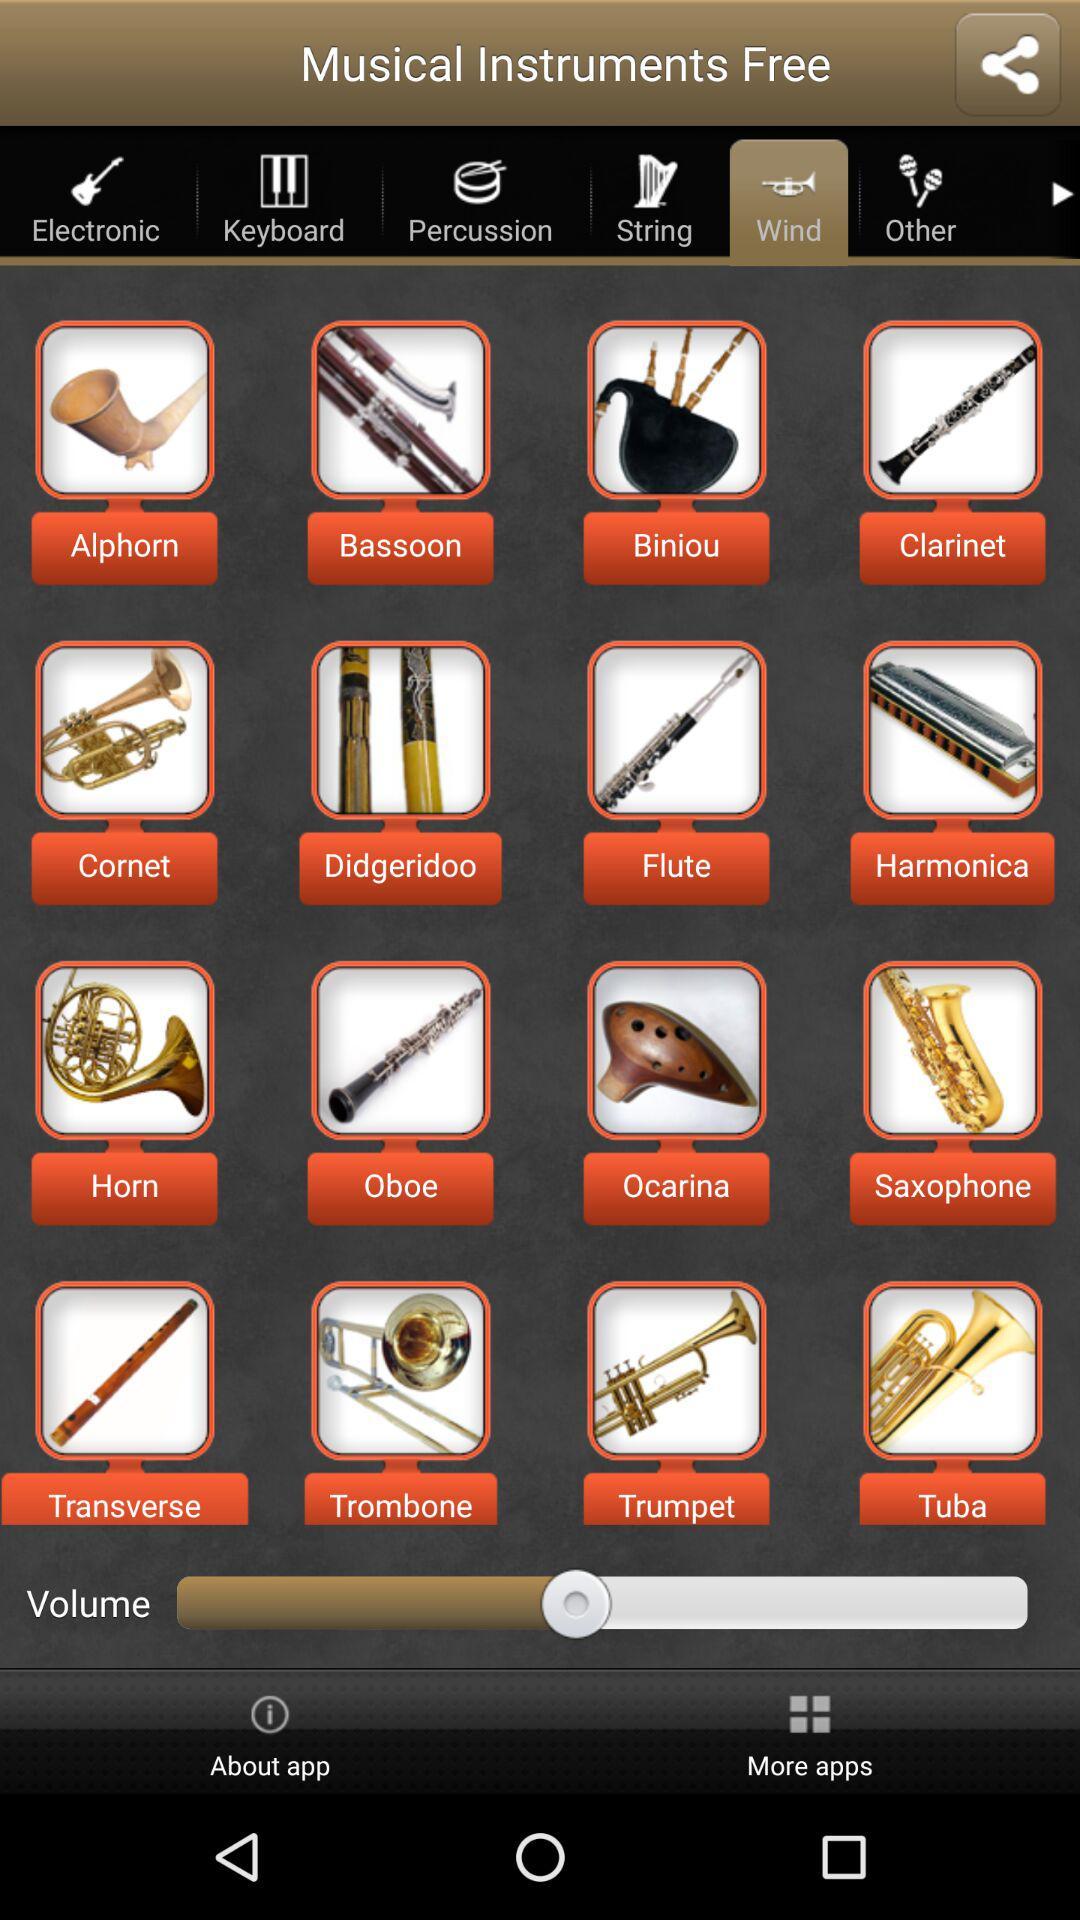  Describe the element at coordinates (951, 408) in the screenshot. I see `clarinet` at that location.